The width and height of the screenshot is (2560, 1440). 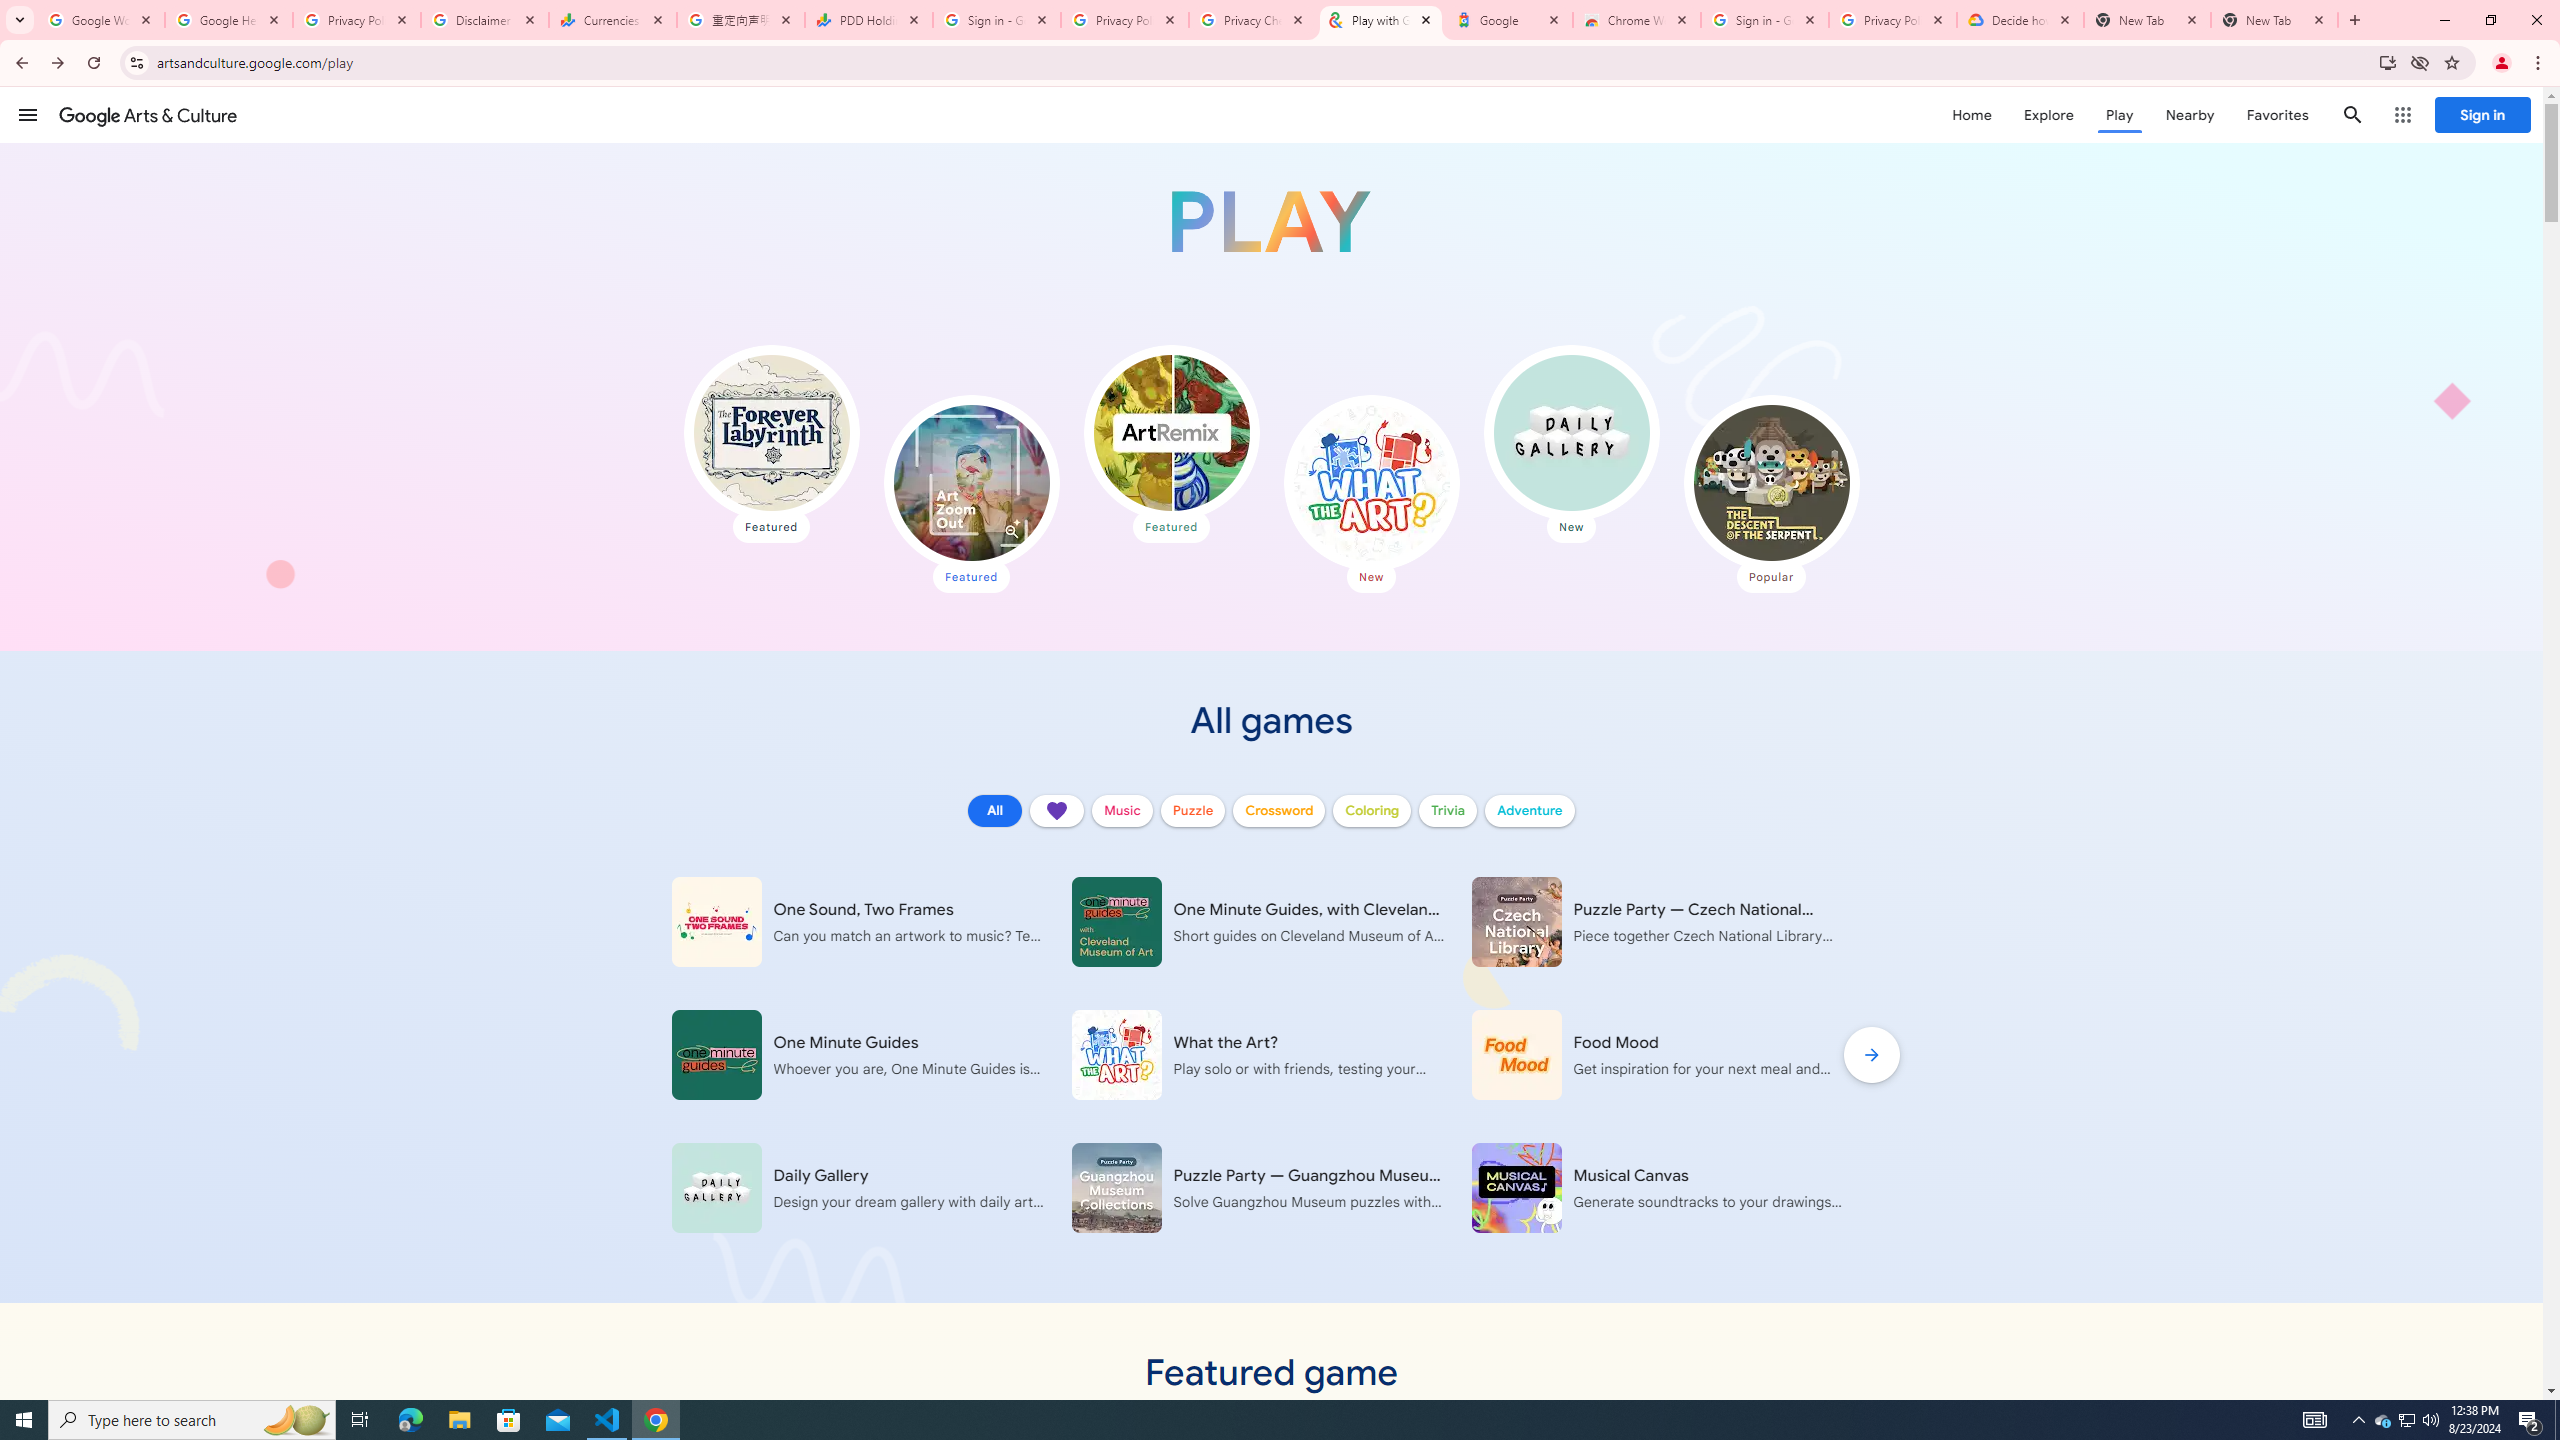 What do you see at coordinates (612, 19) in the screenshot?
I see `'Currencies - Google Finance'` at bounding box center [612, 19].